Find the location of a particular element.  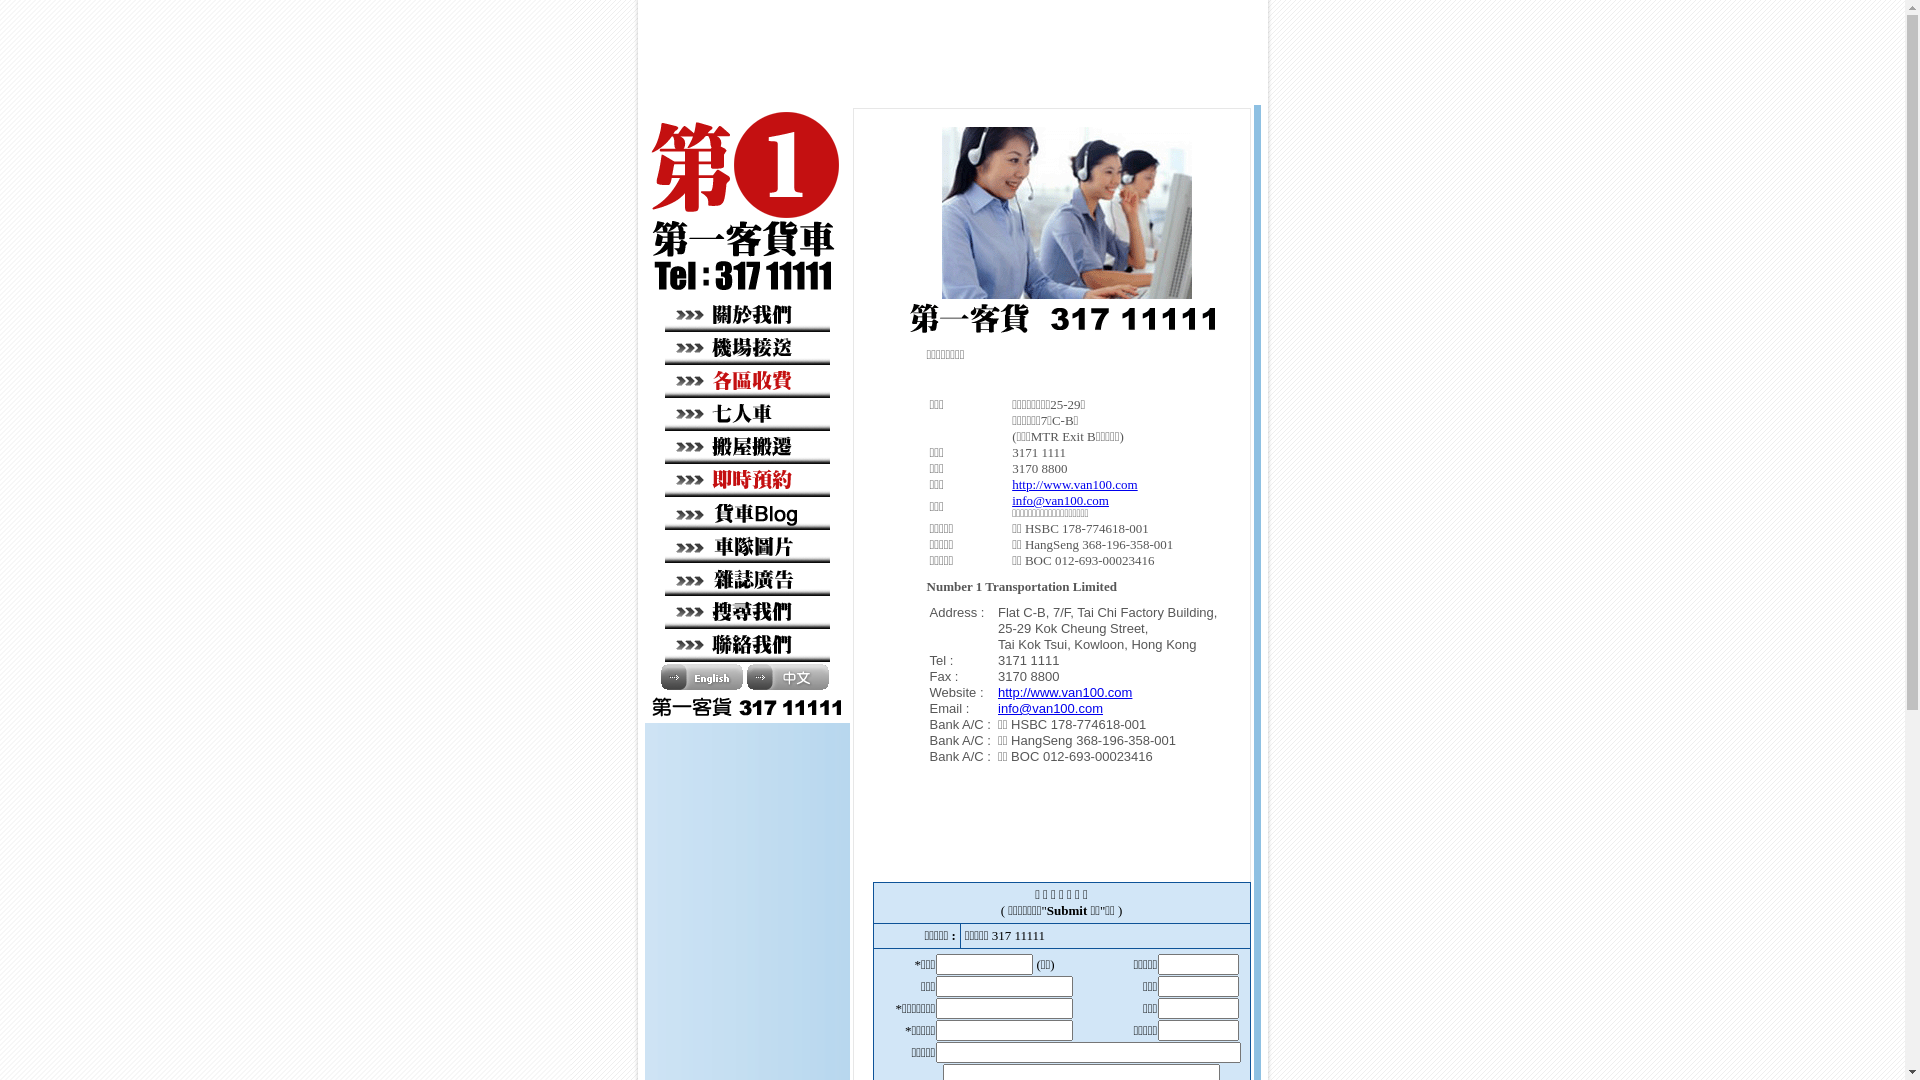

'info@van100.com' is located at coordinates (1059, 499).